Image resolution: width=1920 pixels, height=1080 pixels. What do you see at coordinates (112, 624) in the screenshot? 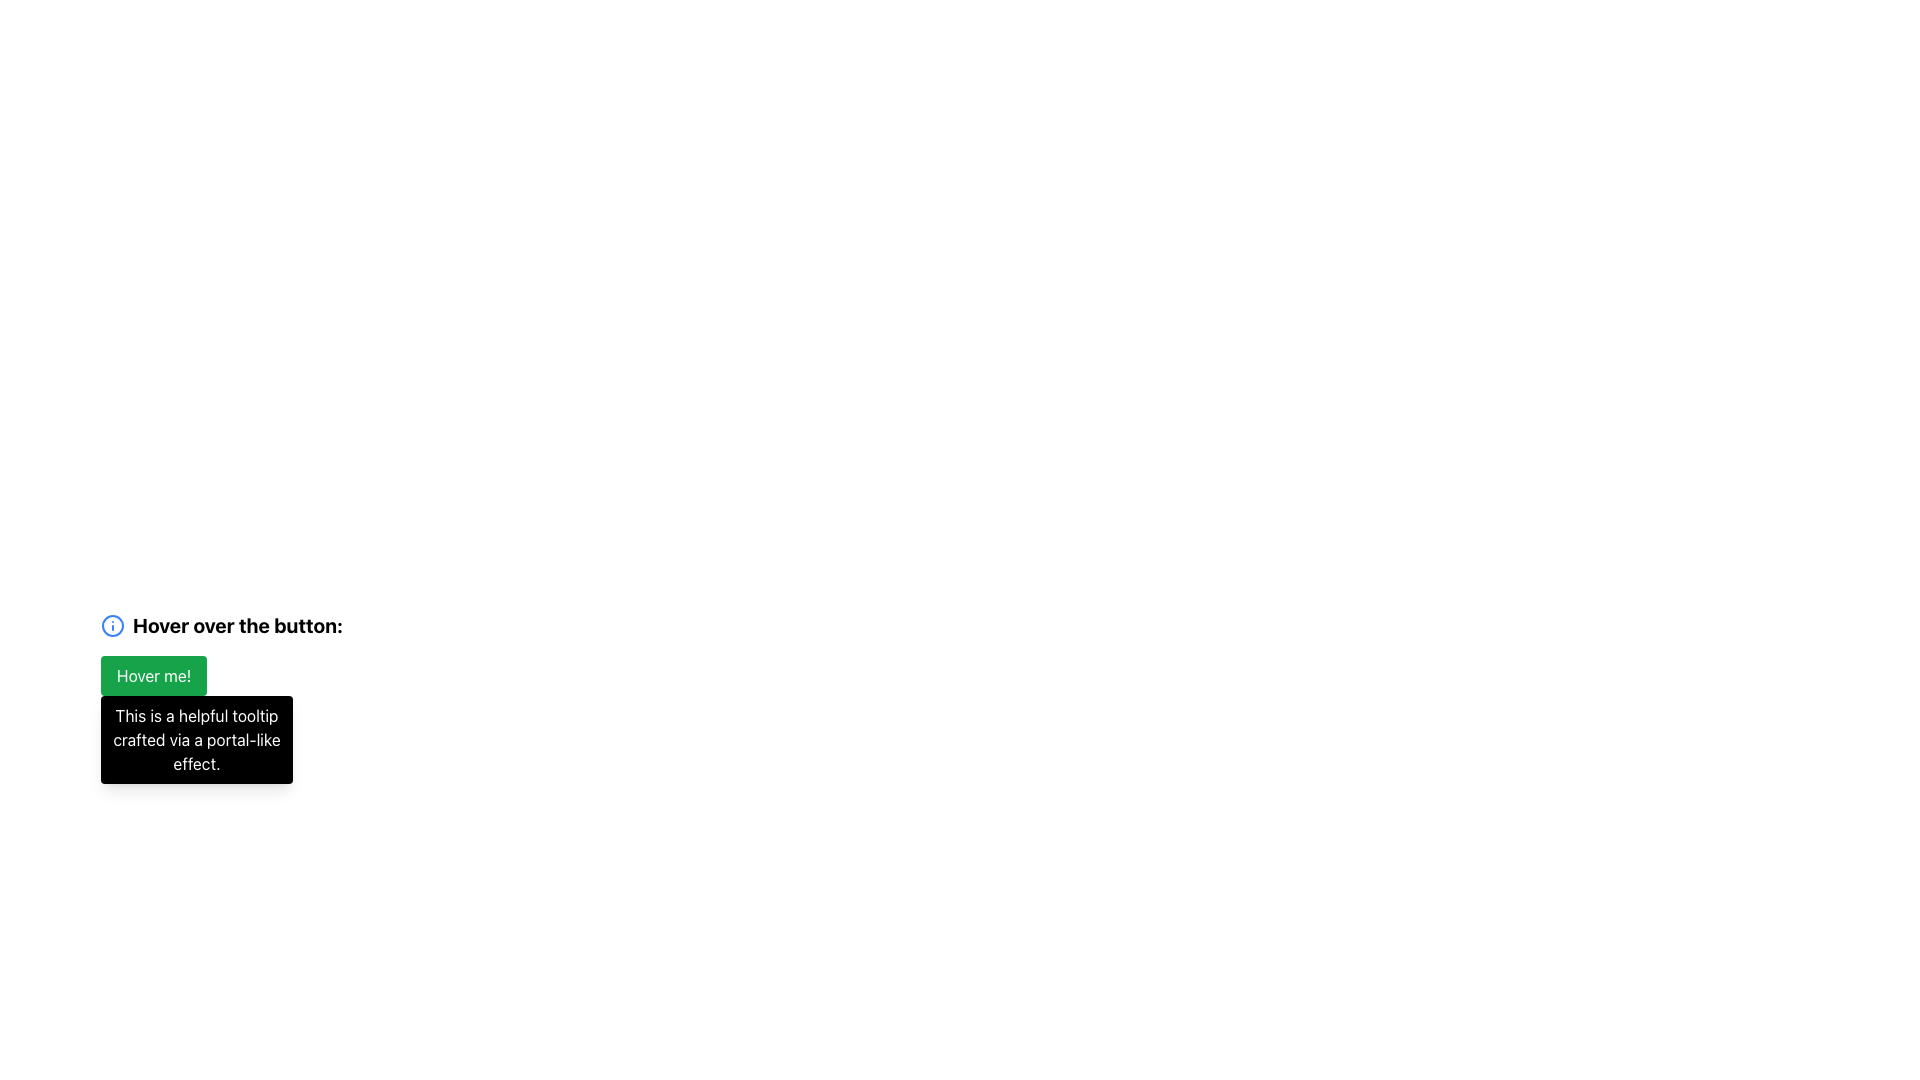
I see `the information icon, which is a blue circle with a white background and resembles the letter 'i', located to the left of the text 'Hover over the button:'` at bounding box center [112, 624].